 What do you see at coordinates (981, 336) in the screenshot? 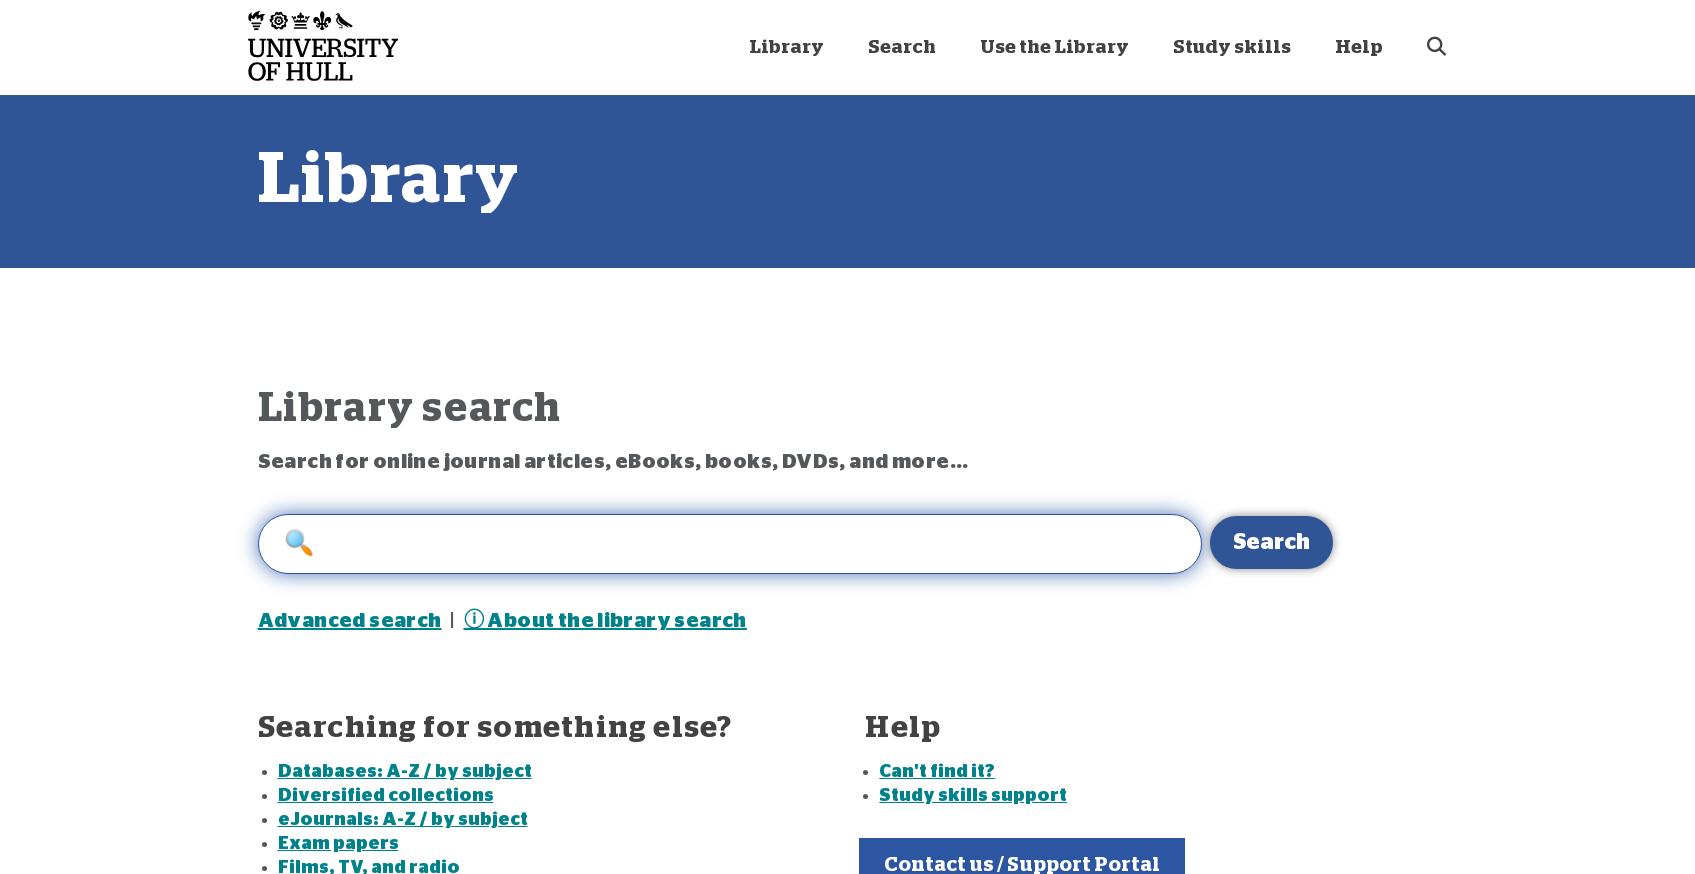
I see `'Essay writing [Online]'` at bounding box center [981, 336].